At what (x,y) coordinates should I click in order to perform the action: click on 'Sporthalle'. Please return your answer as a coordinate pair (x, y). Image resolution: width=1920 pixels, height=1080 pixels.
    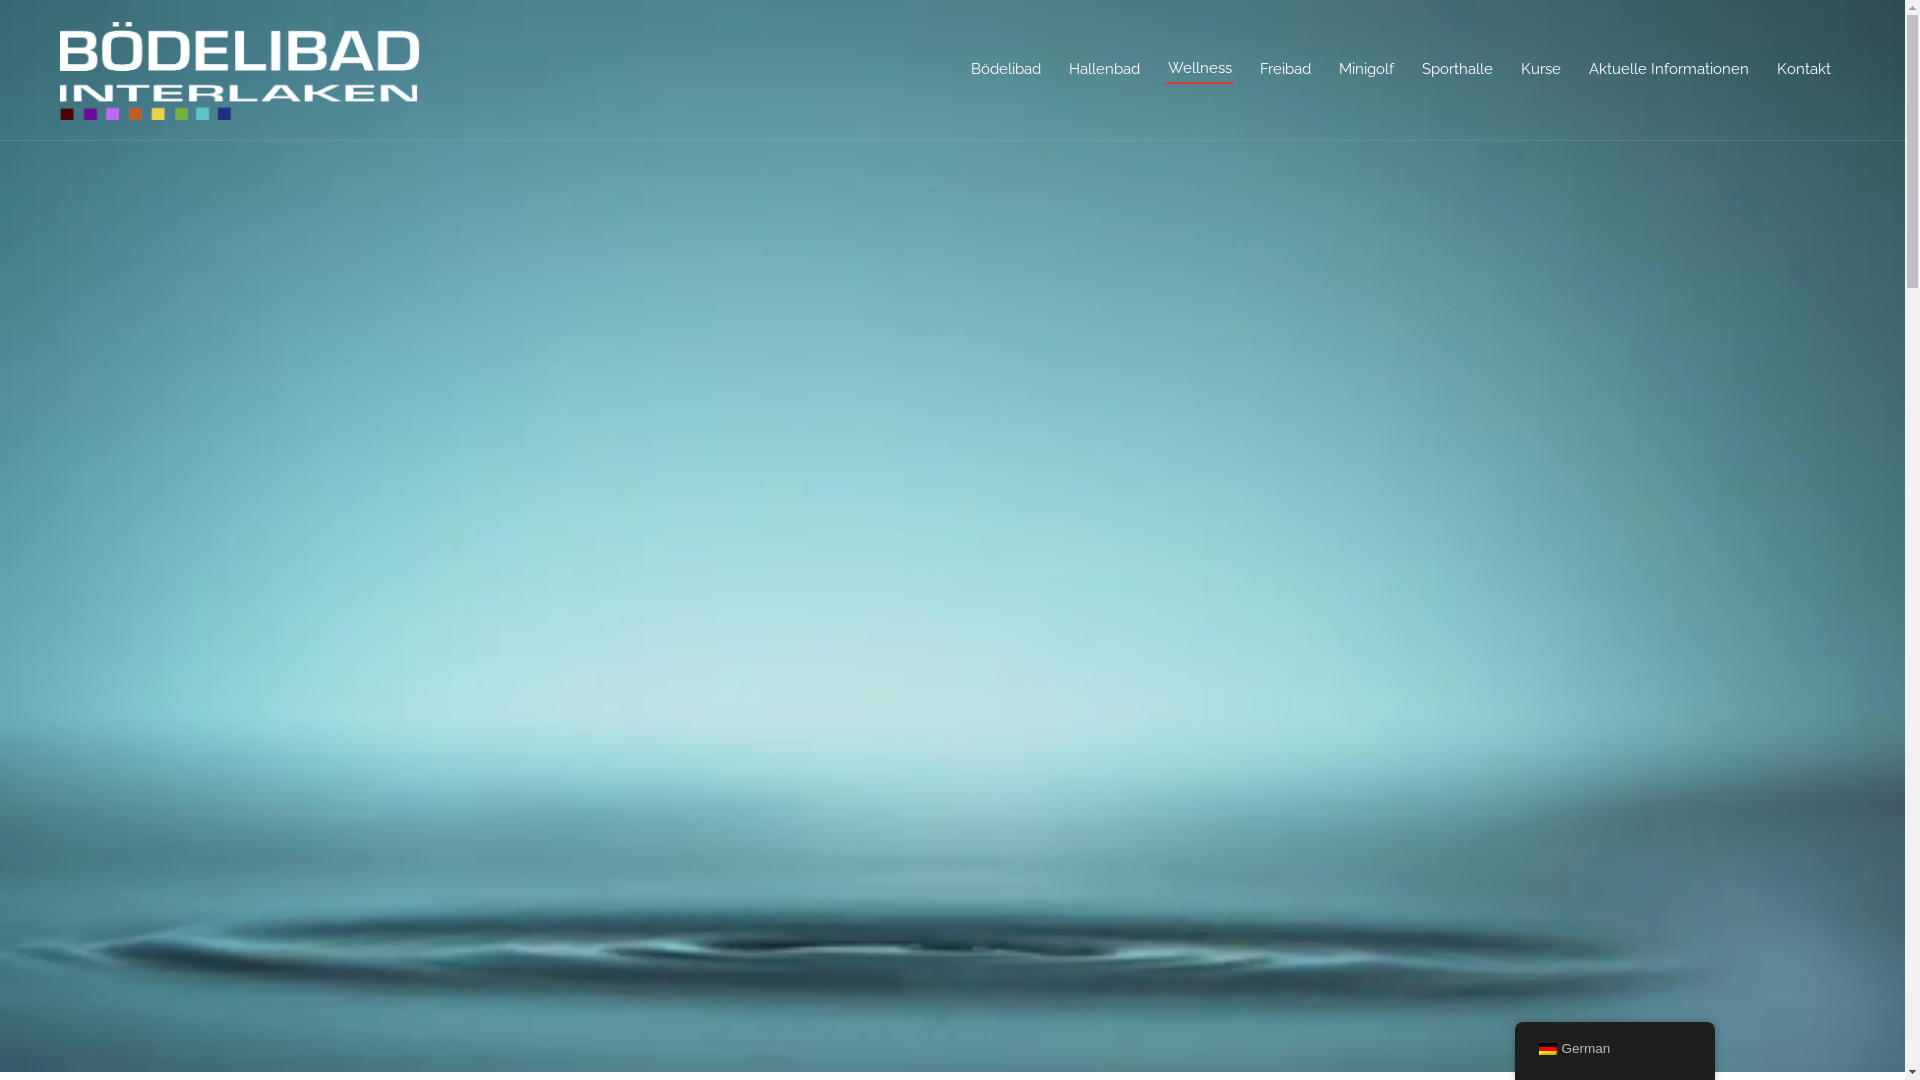
    Looking at the image, I should click on (1457, 68).